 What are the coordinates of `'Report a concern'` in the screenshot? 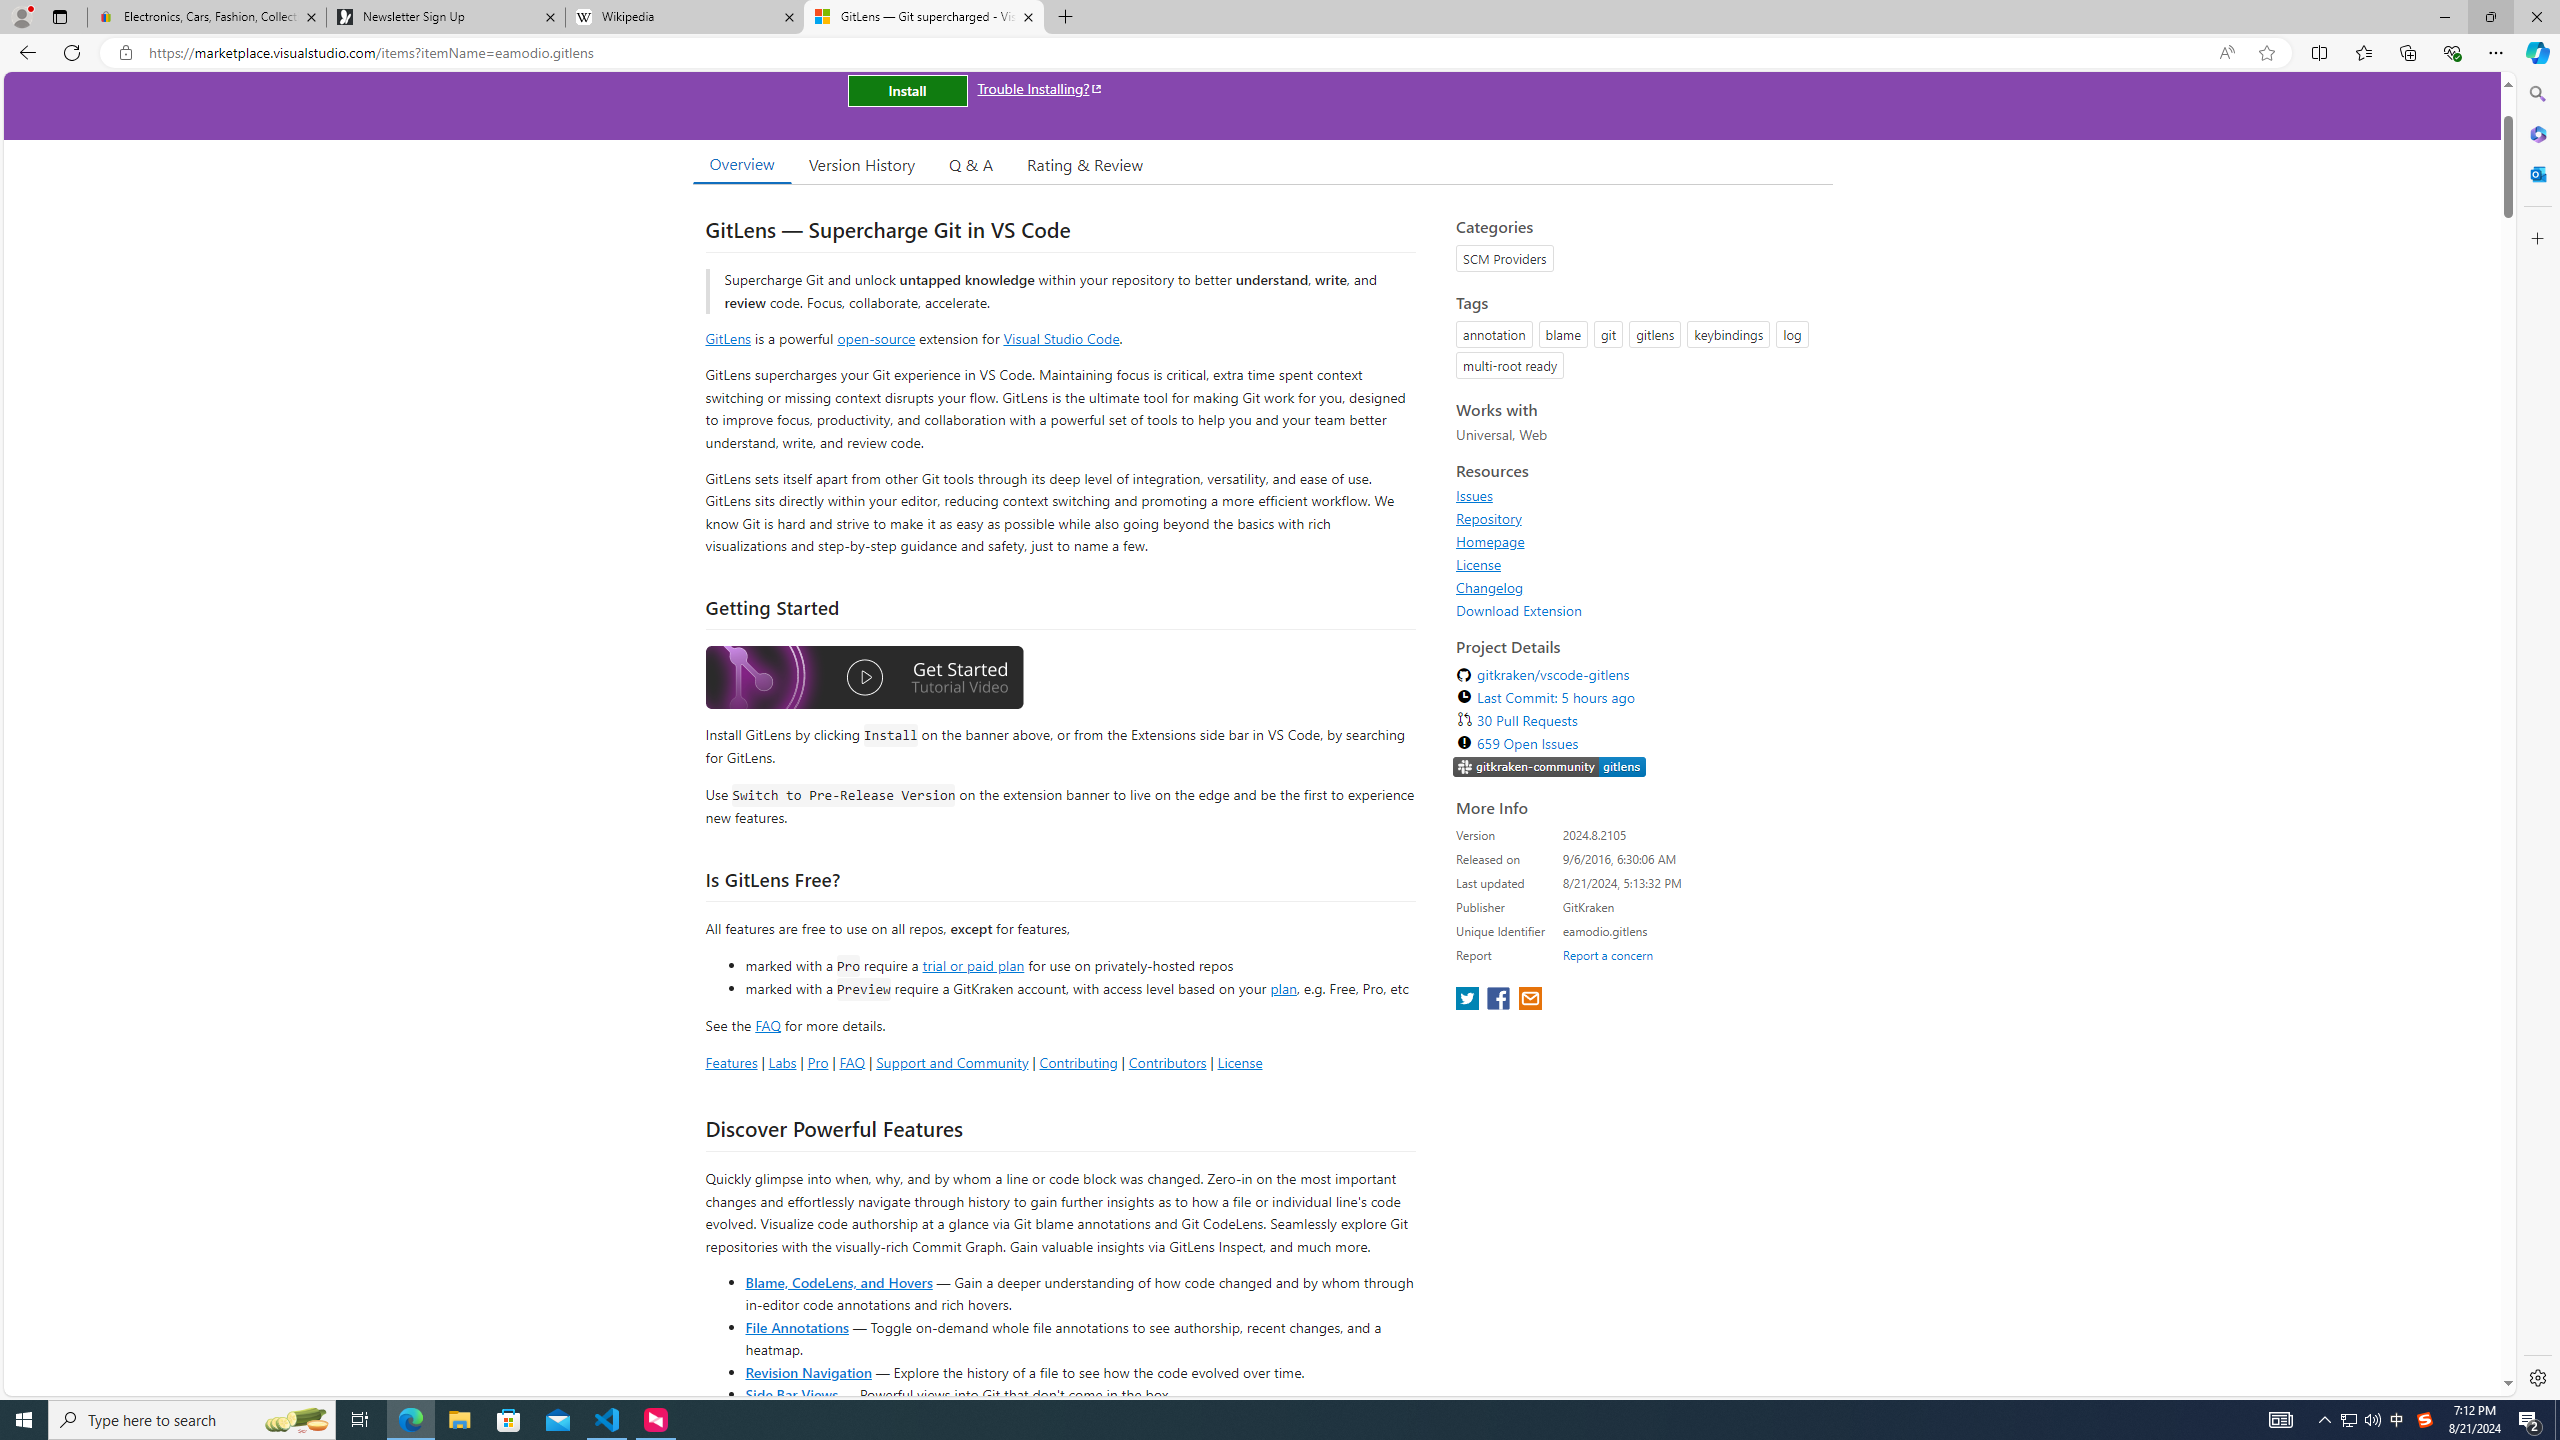 It's located at (1606, 954).